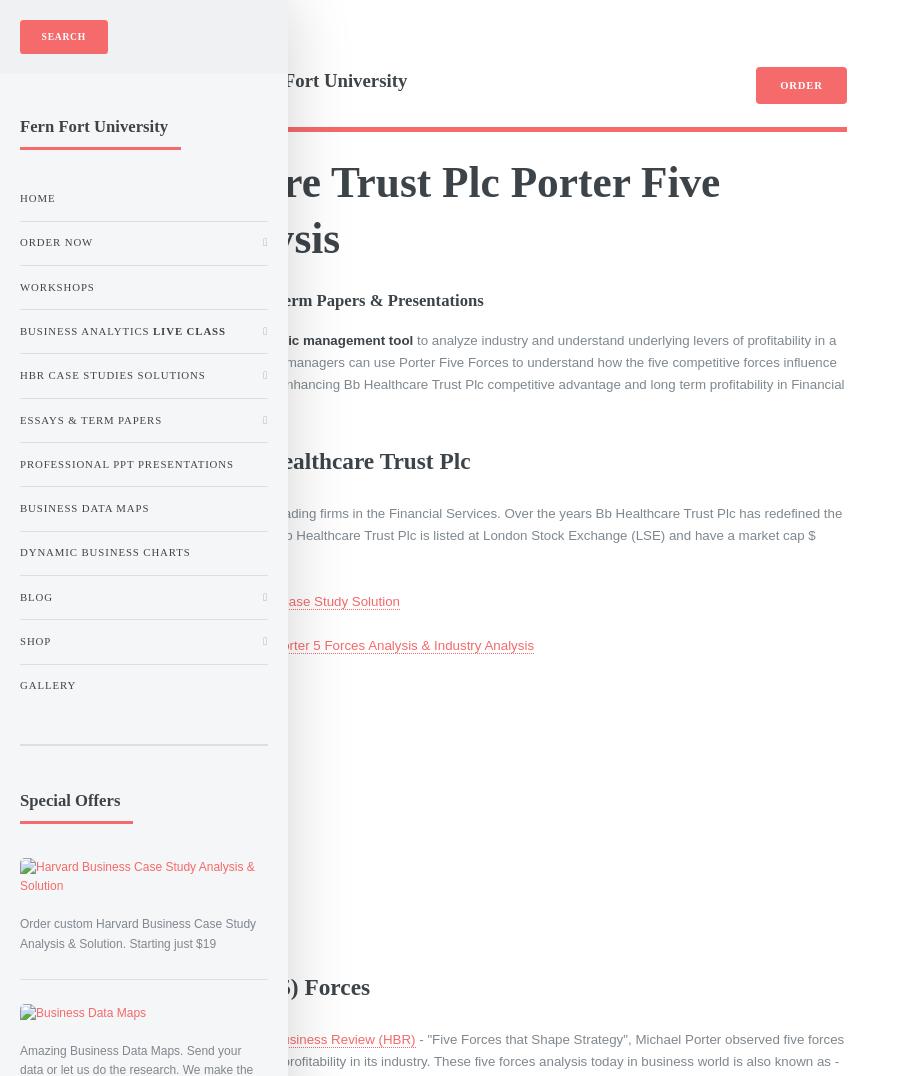 The width and height of the screenshot is (900, 1076). I want to click on 'Order Now - Bb Healthcare Trust Plc Porter 5 Forces Analysis & Industry Analysis', so click(292, 643).